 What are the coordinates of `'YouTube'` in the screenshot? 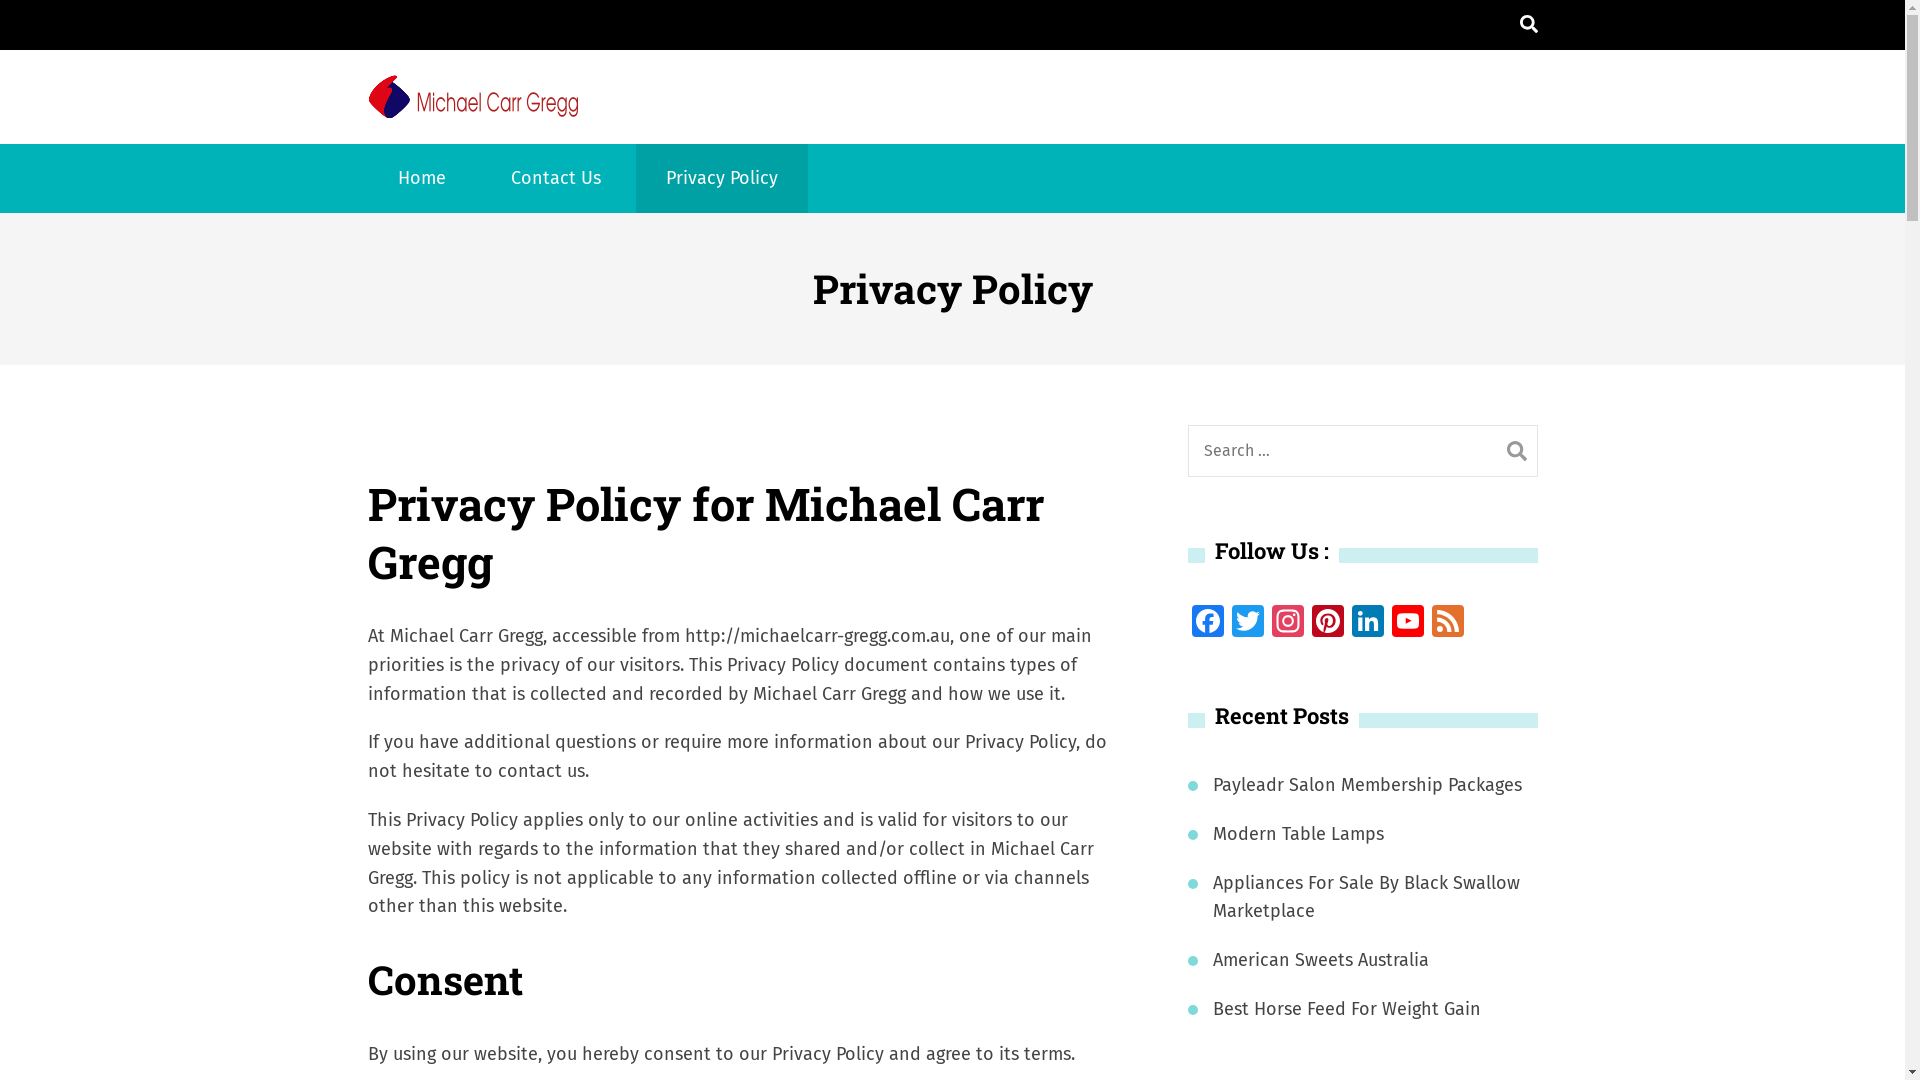 It's located at (1406, 622).